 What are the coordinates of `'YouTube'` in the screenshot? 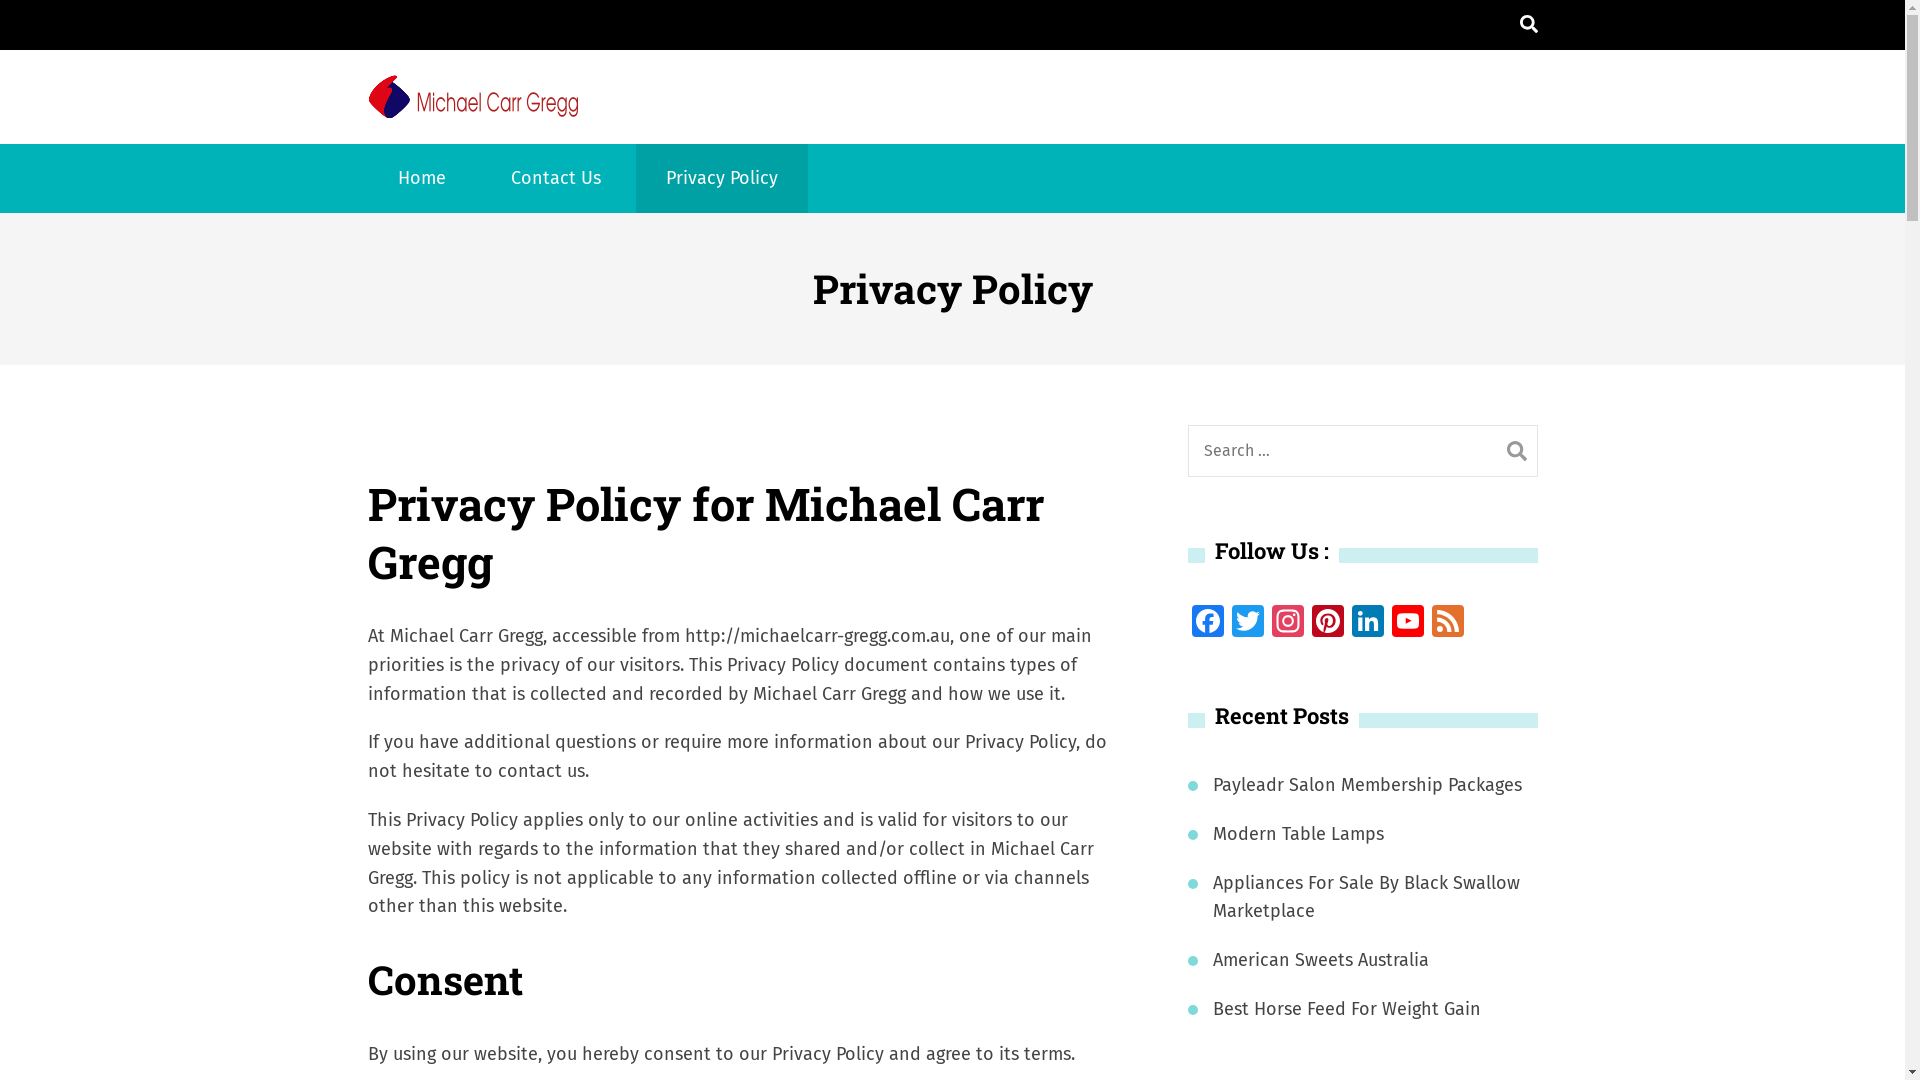 It's located at (1406, 622).